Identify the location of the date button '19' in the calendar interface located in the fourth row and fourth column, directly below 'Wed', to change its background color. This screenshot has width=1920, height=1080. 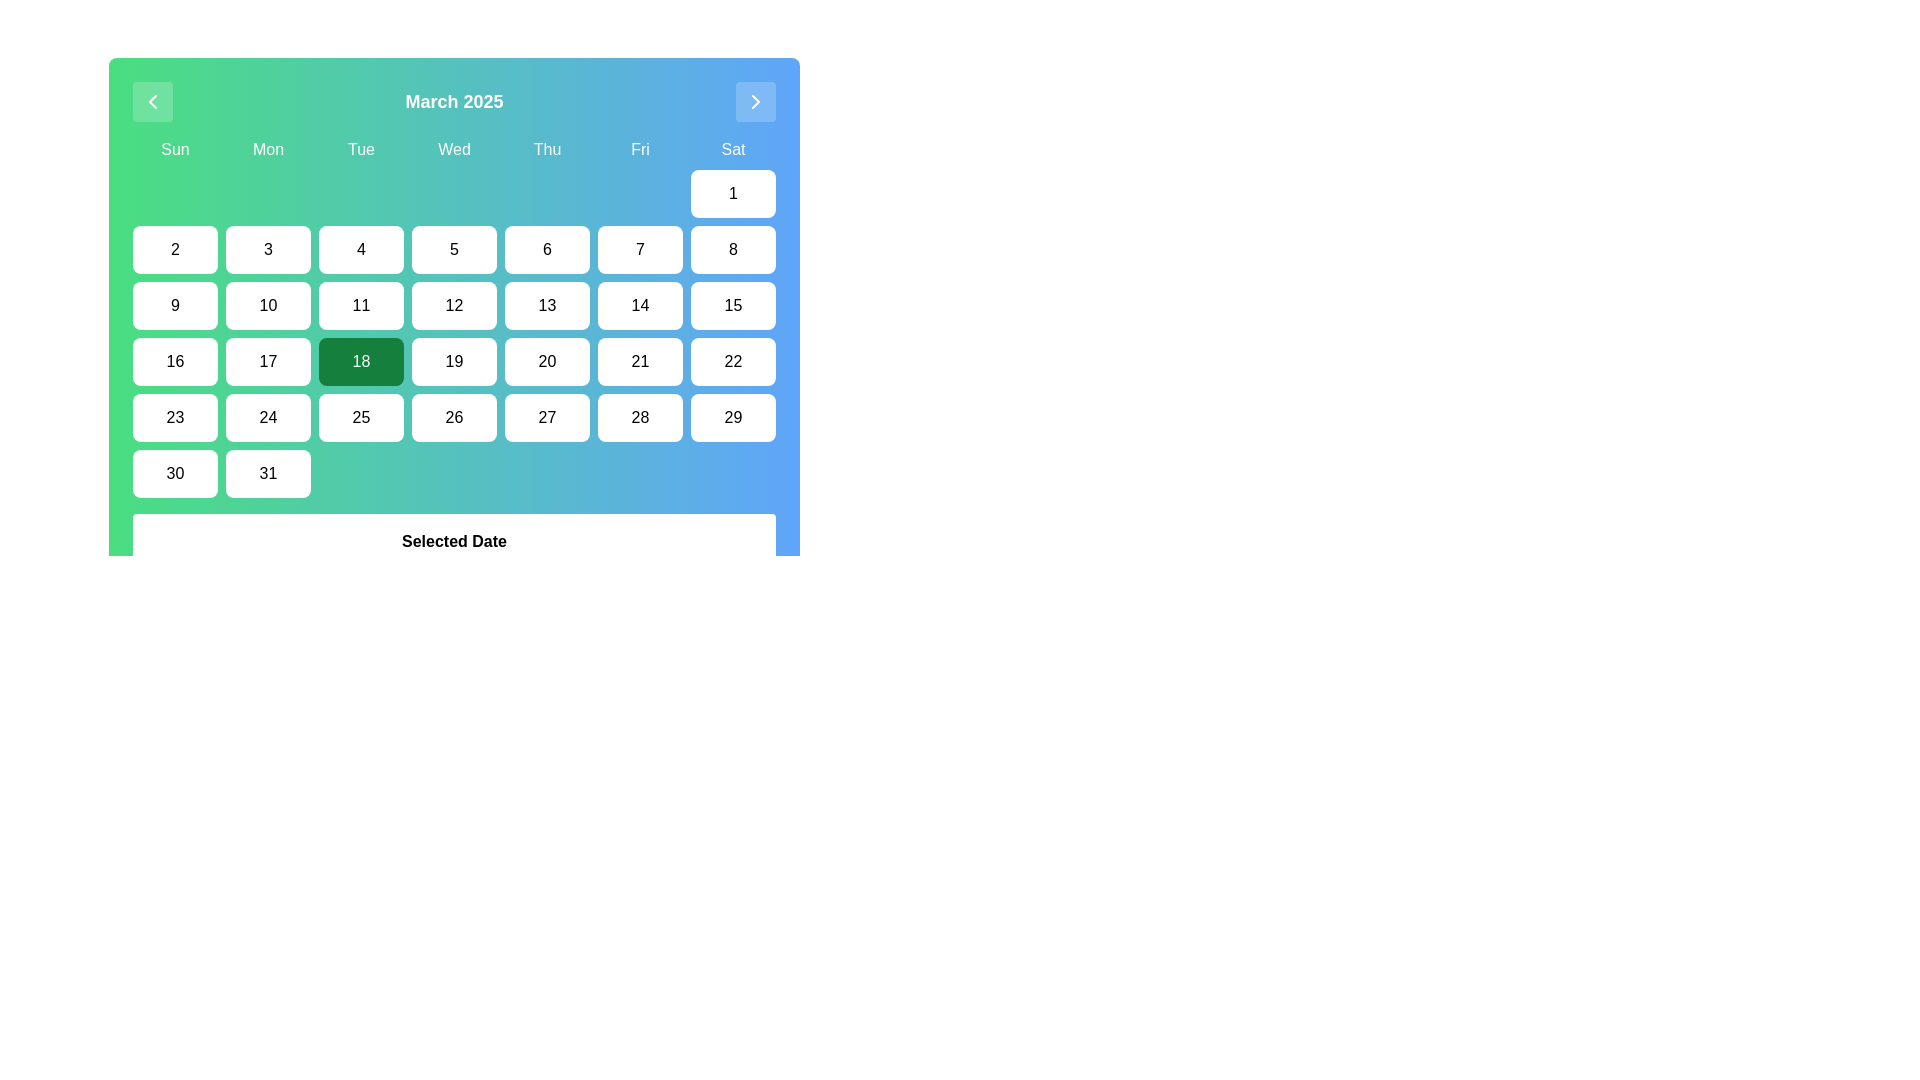
(453, 362).